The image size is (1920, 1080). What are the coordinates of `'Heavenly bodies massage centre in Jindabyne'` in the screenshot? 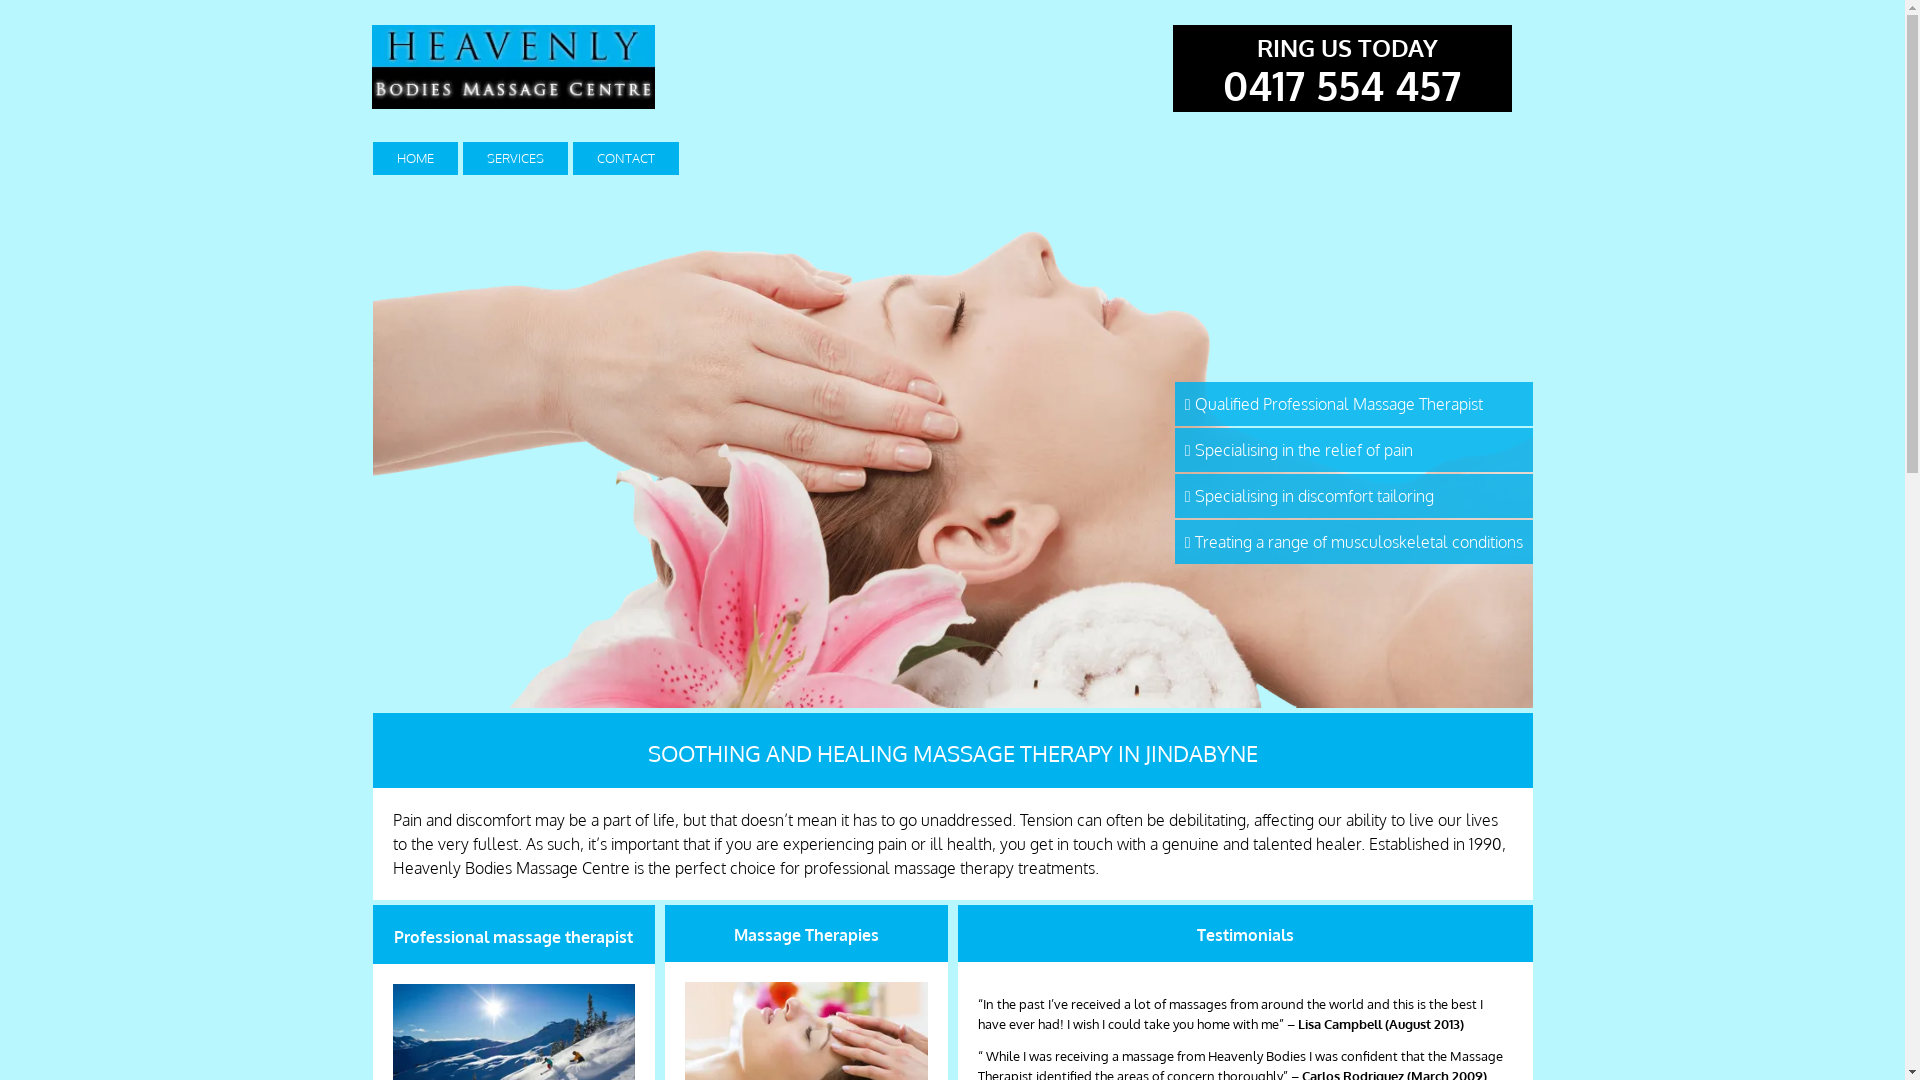 It's located at (950, 442).